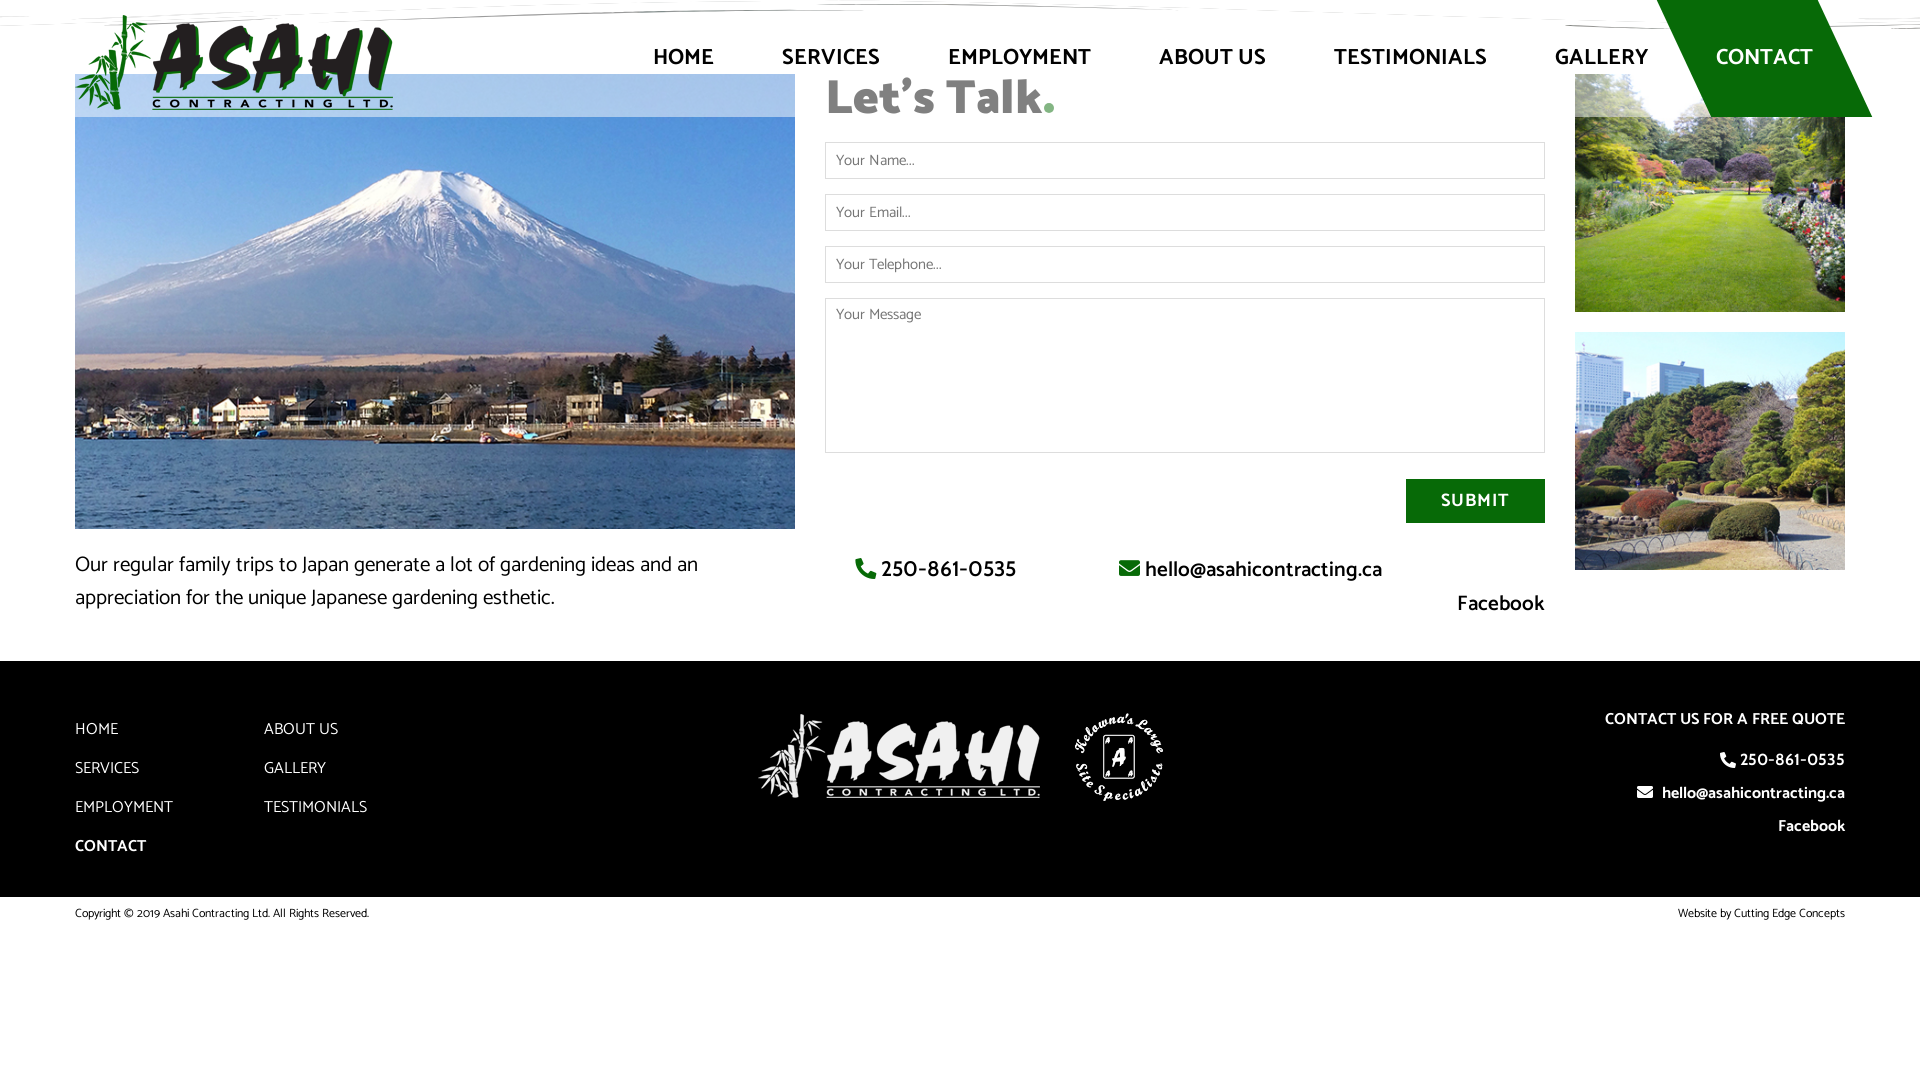 Image resolution: width=1920 pixels, height=1080 pixels. What do you see at coordinates (1409, 57) in the screenshot?
I see `'TESTIMONIALS'` at bounding box center [1409, 57].